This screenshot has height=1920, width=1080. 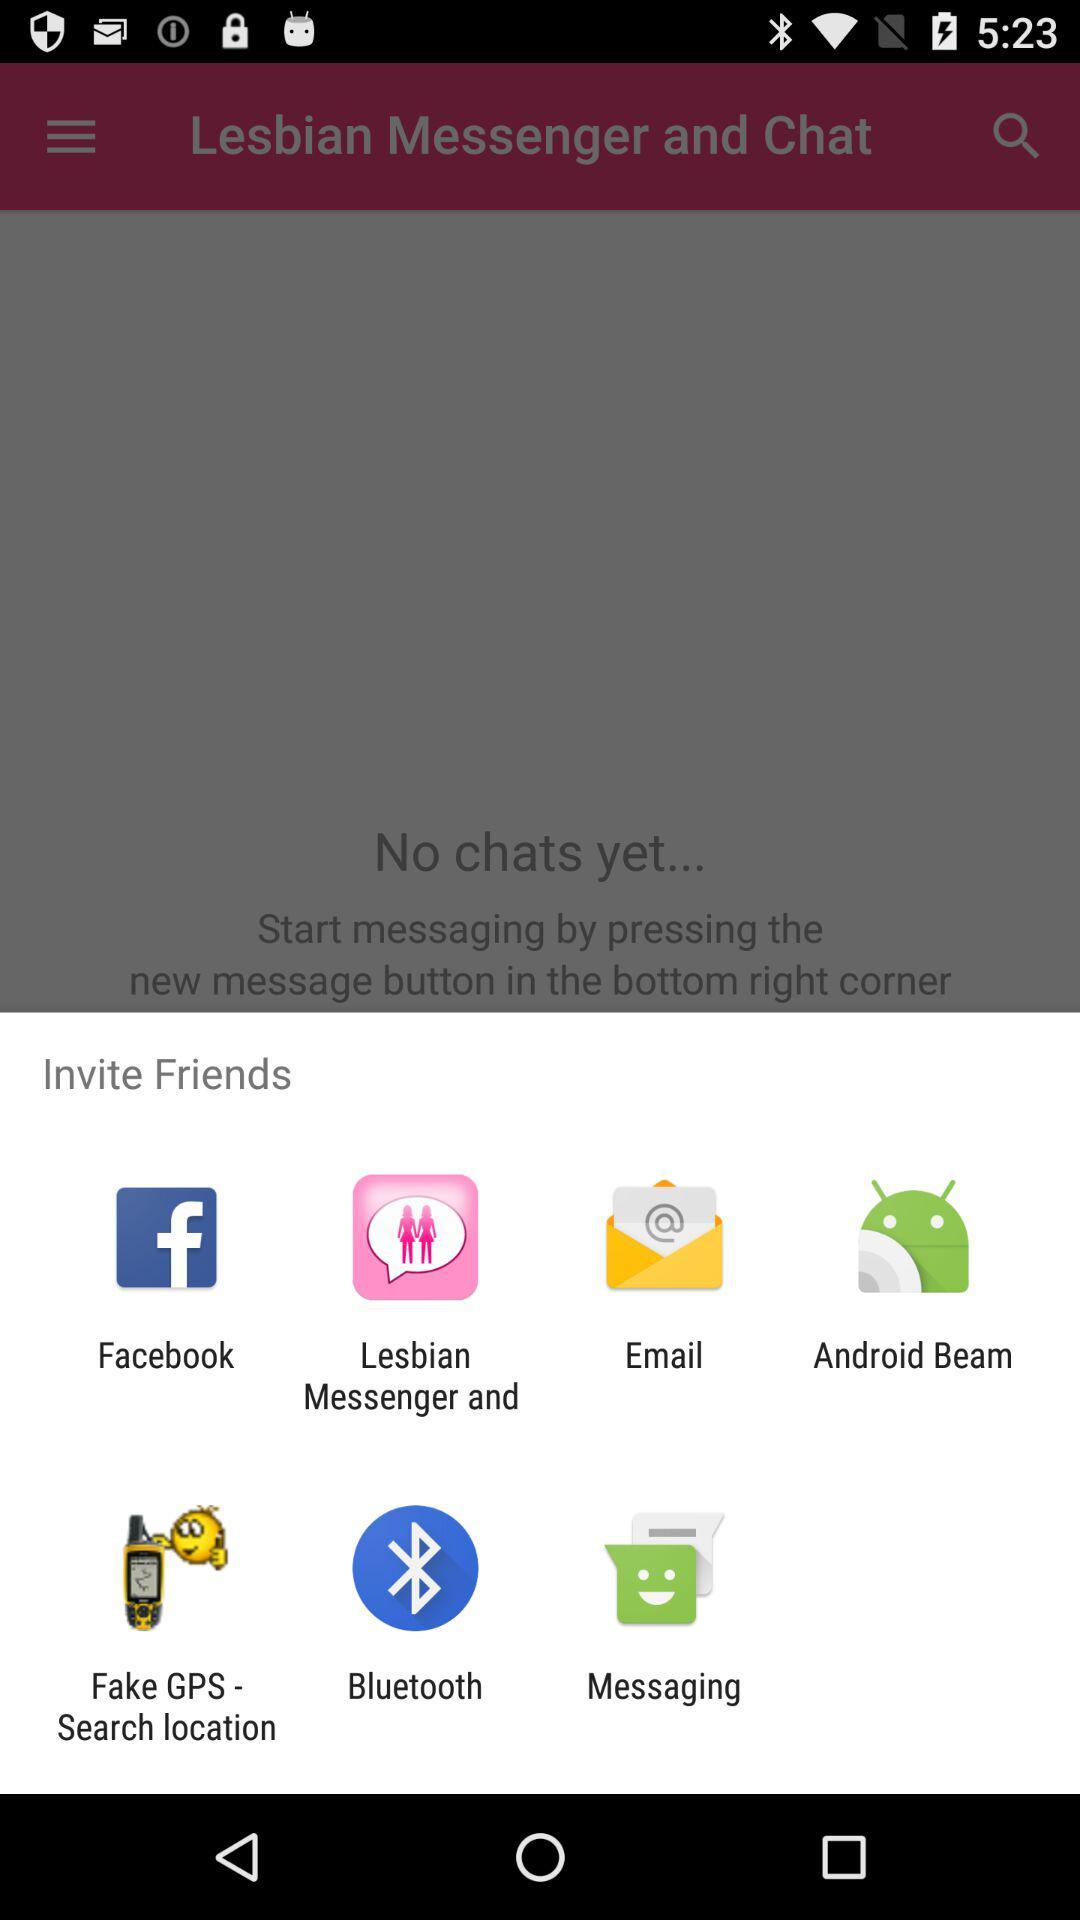 I want to click on the icon next to the lesbian messenger and item, so click(x=165, y=1374).